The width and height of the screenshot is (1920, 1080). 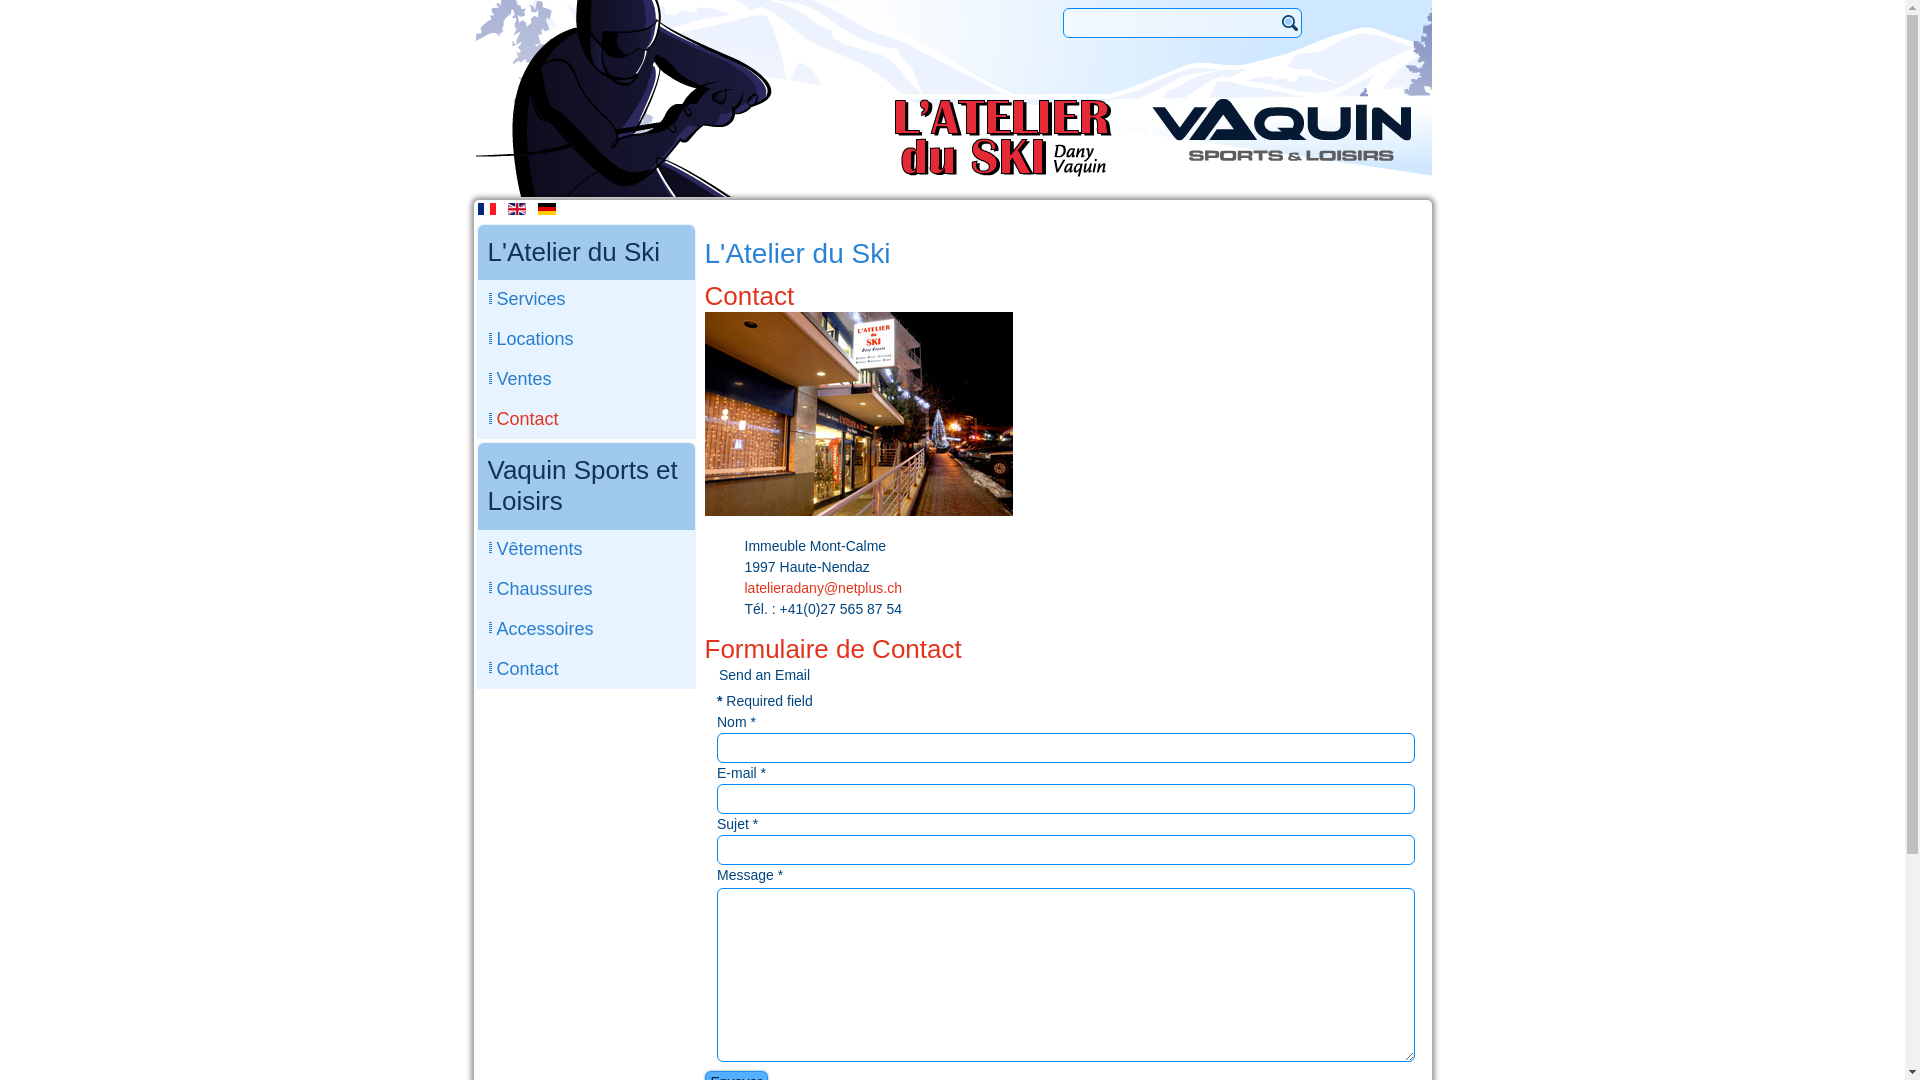 What do you see at coordinates (584, 299) in the screenshot?
I see `'Services'` at bounding box center [584, 299].